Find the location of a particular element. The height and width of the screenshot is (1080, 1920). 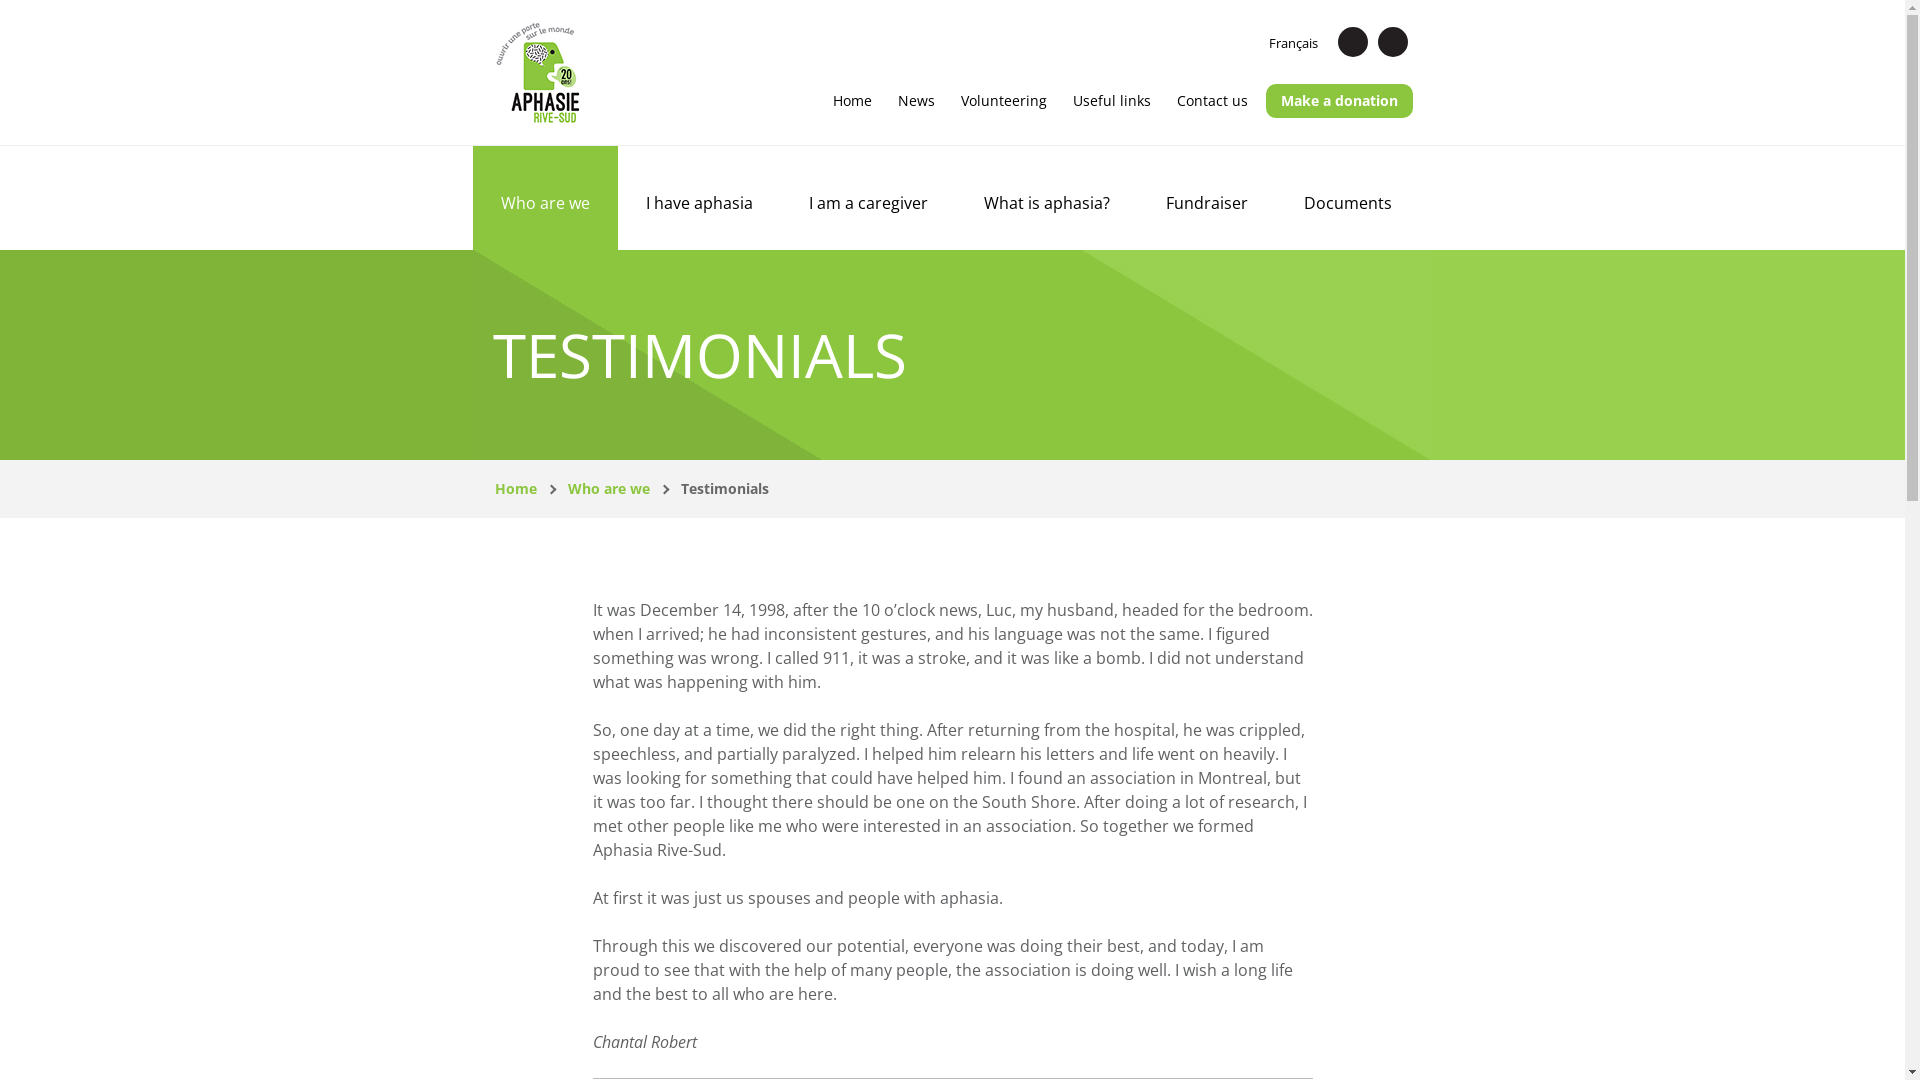

'APHASIE RIVE-SUD' is located at coordinates (537, 71).